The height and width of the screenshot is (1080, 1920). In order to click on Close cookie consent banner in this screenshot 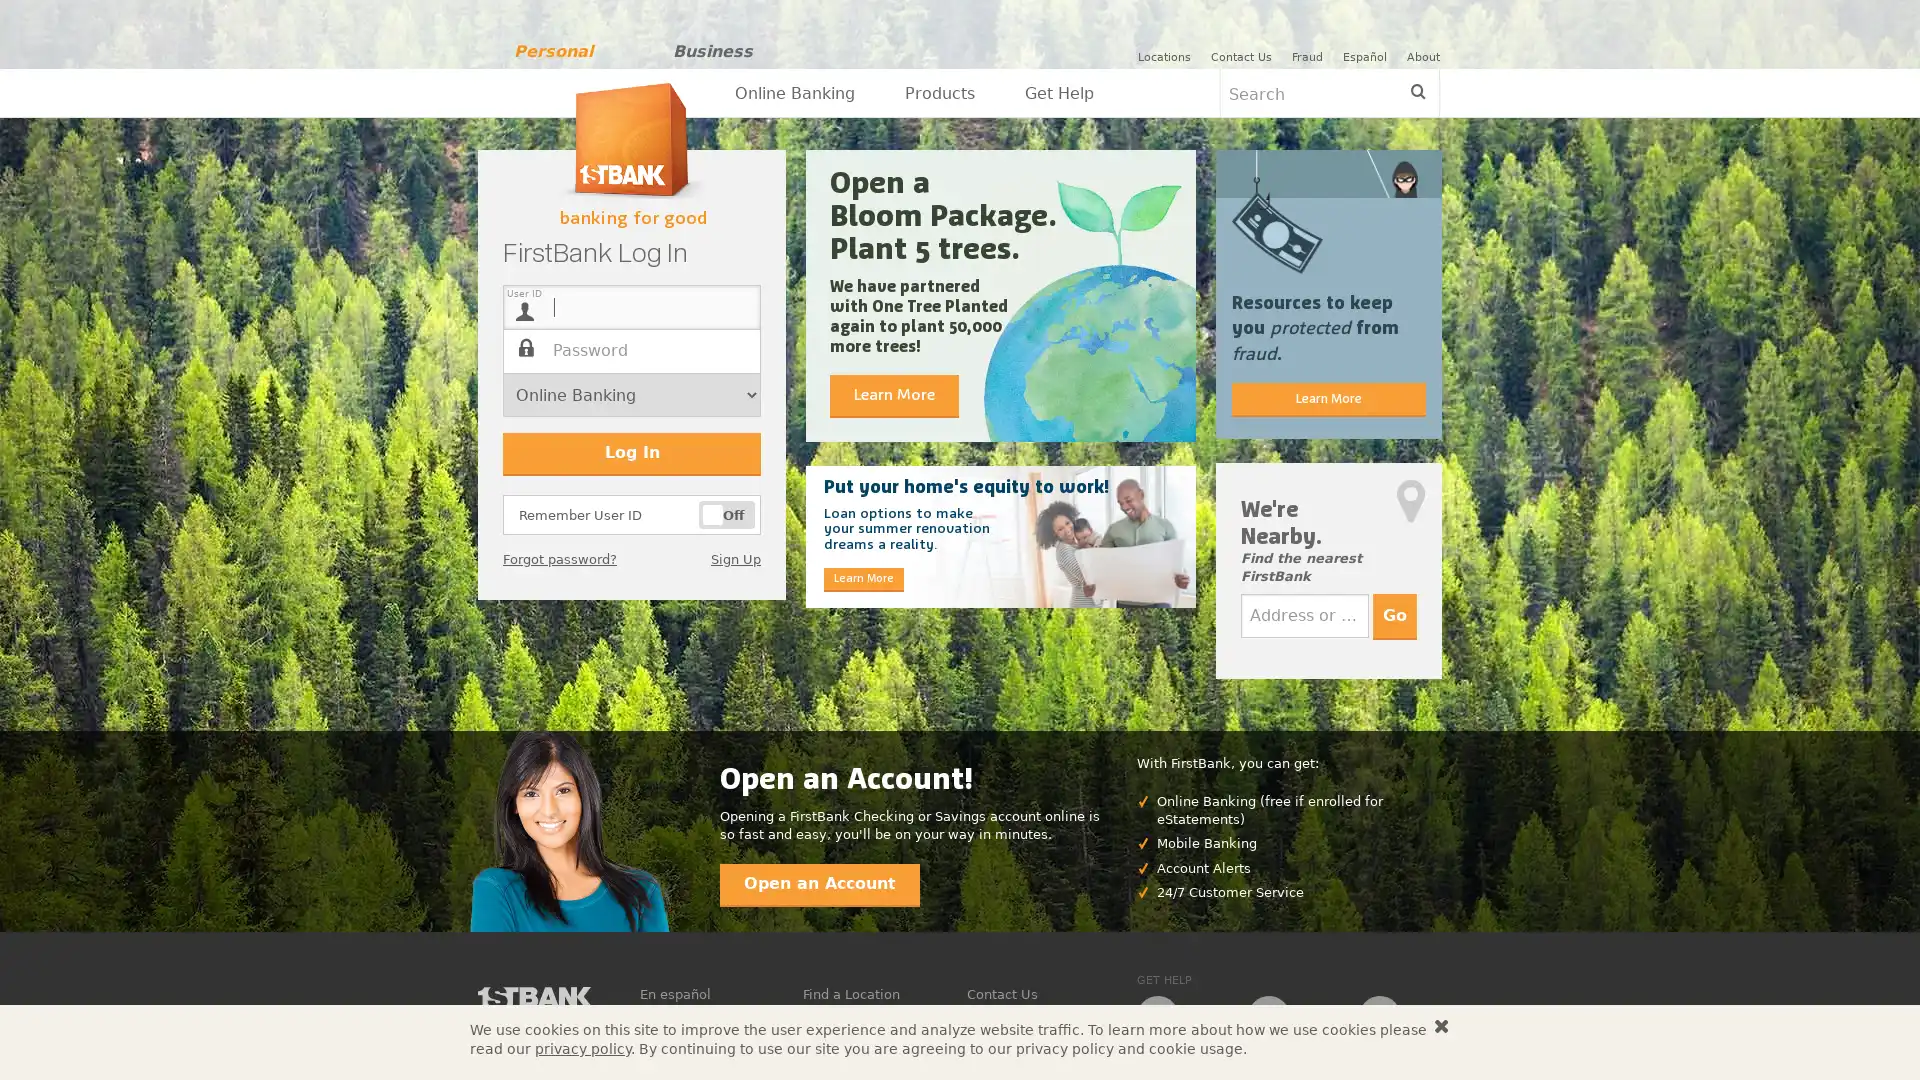, I will do `click(1441, 1026)`.